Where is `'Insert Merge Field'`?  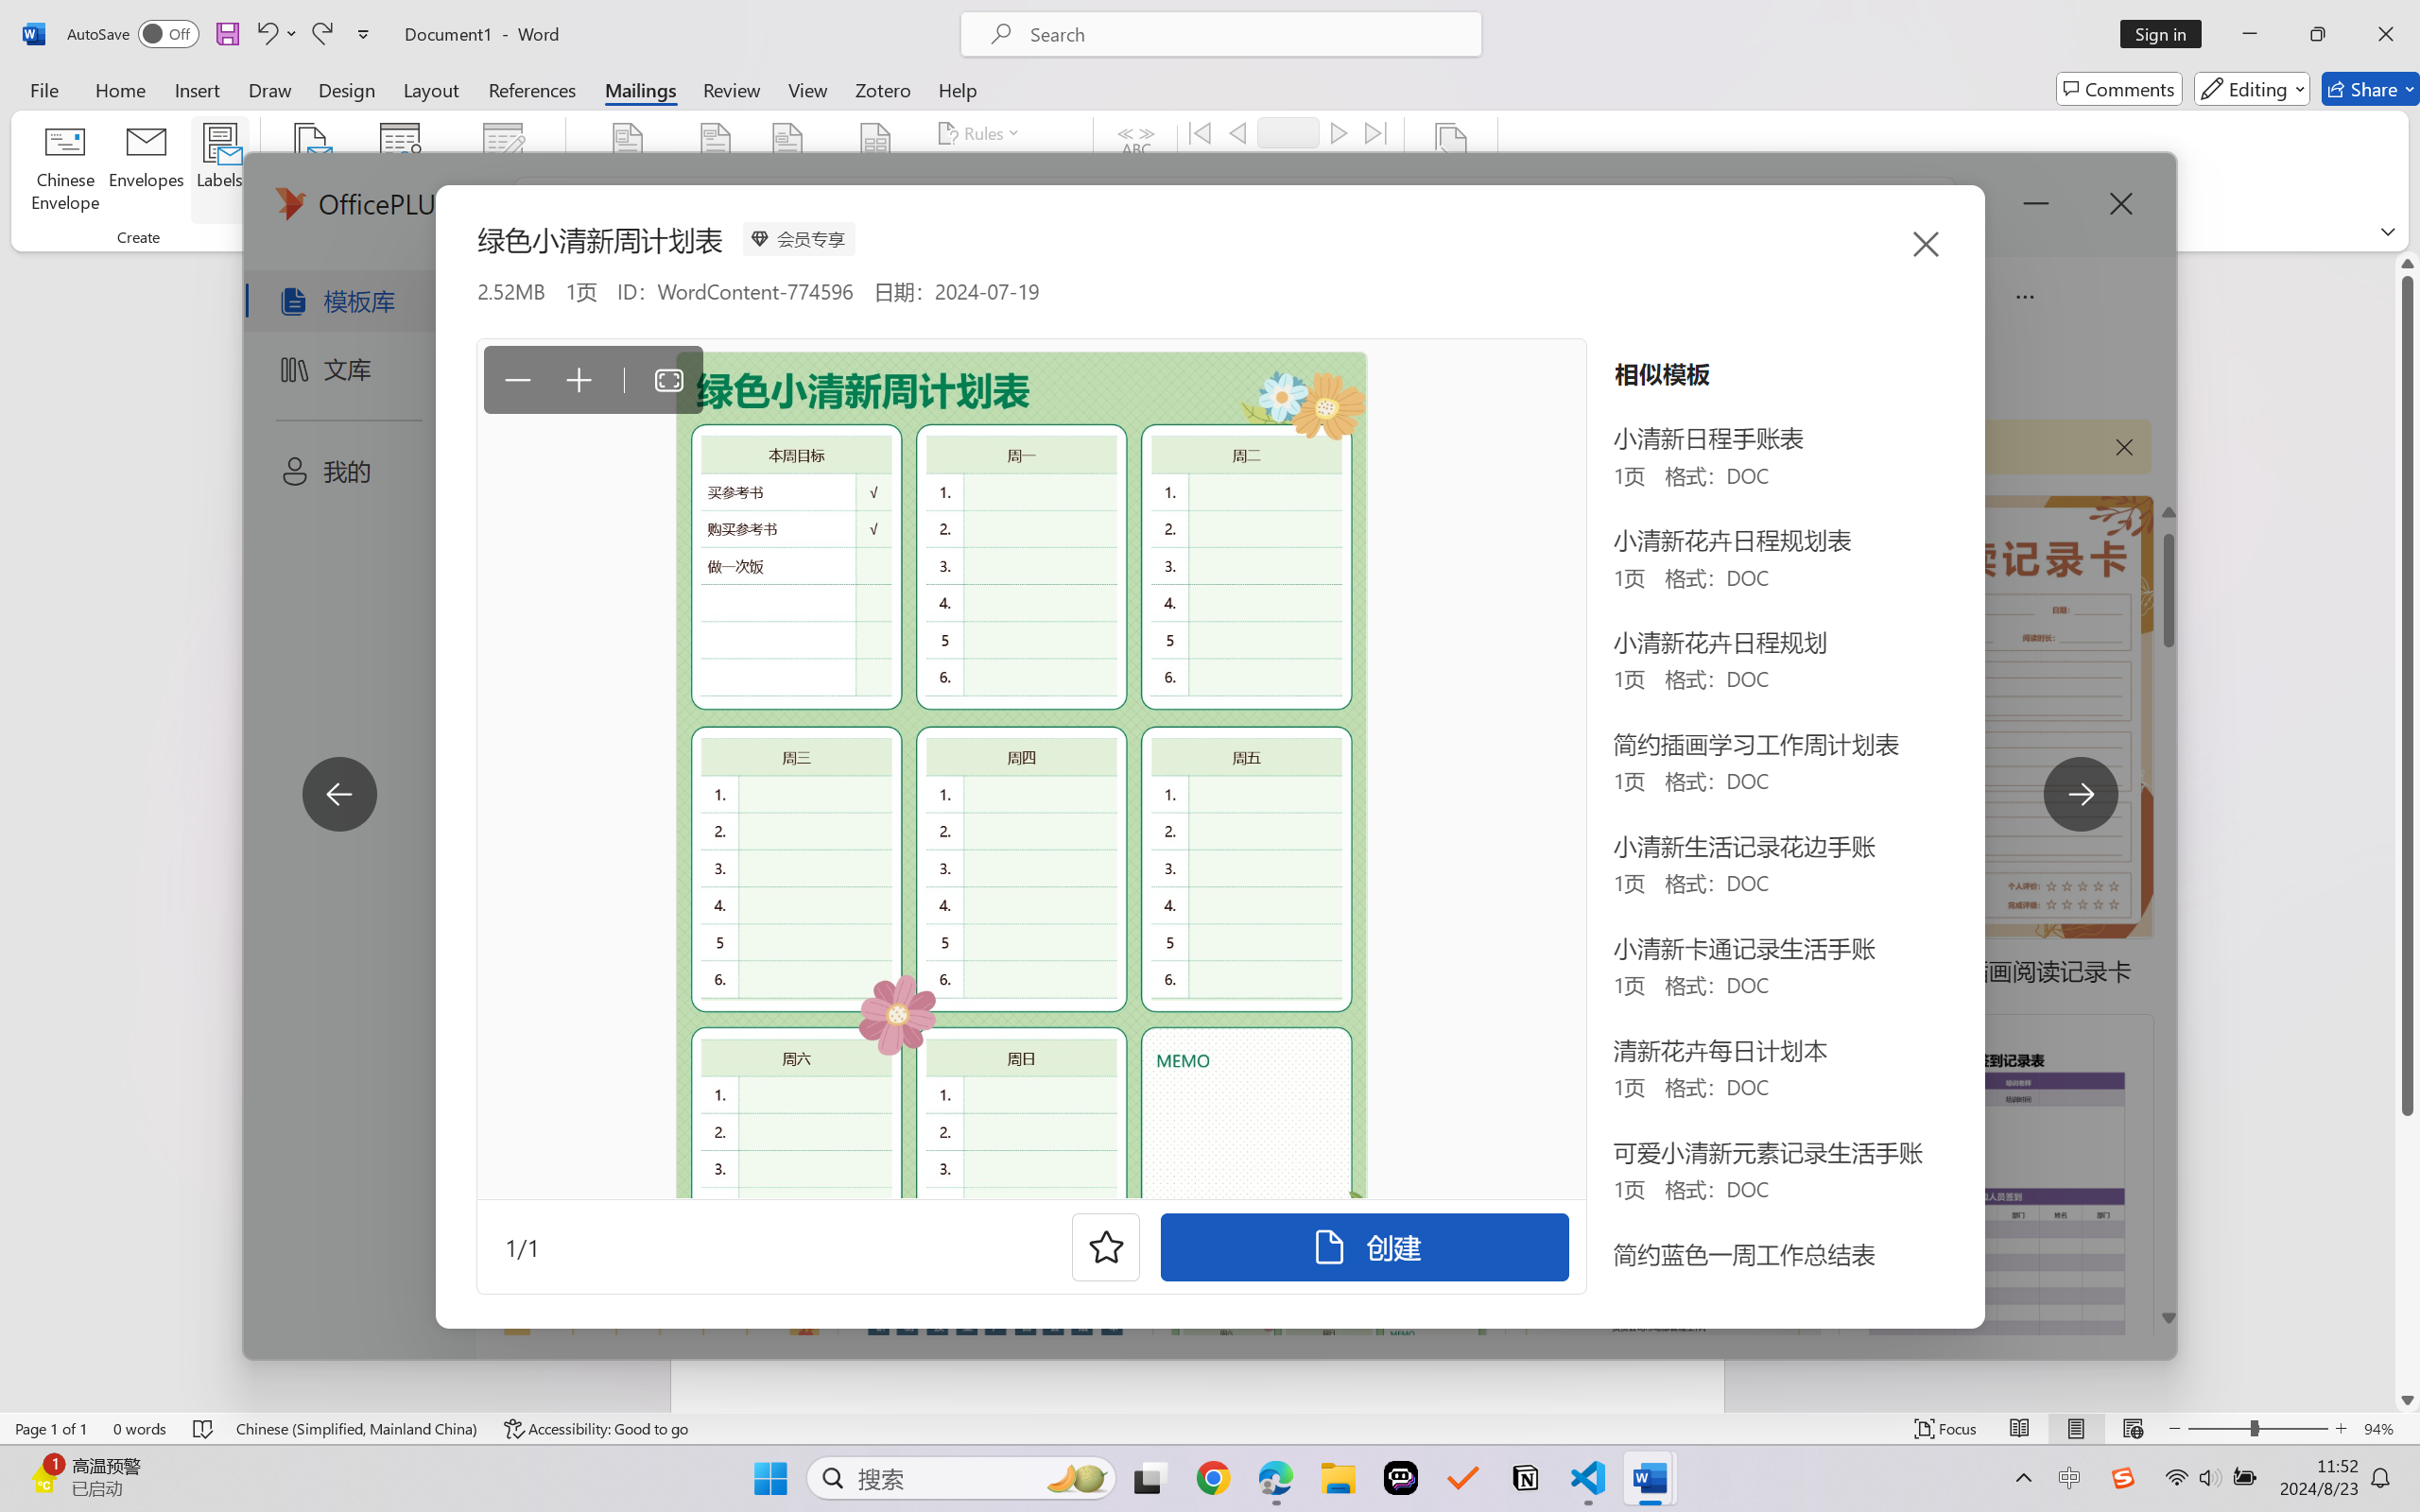
'Insert Merge Field' is located at coordinates (875, 143).